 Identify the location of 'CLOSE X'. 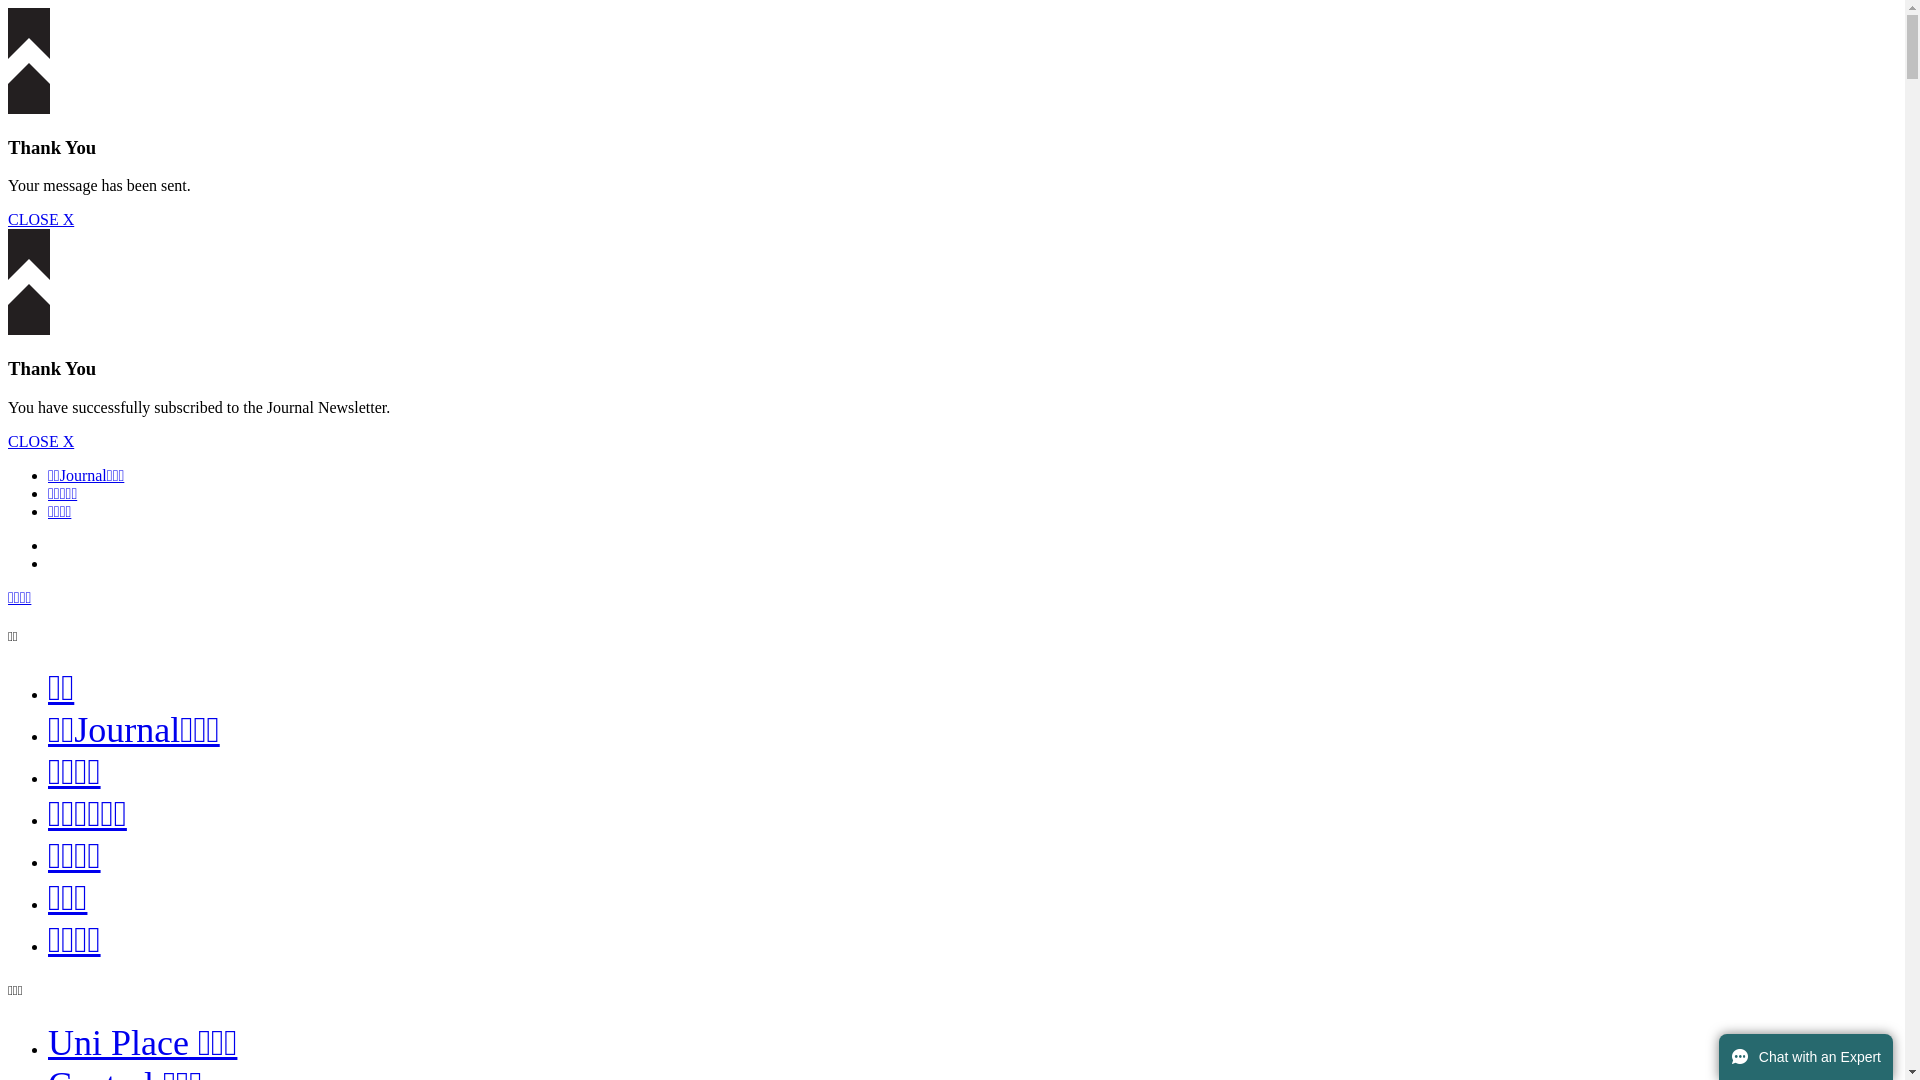
(8, 219).